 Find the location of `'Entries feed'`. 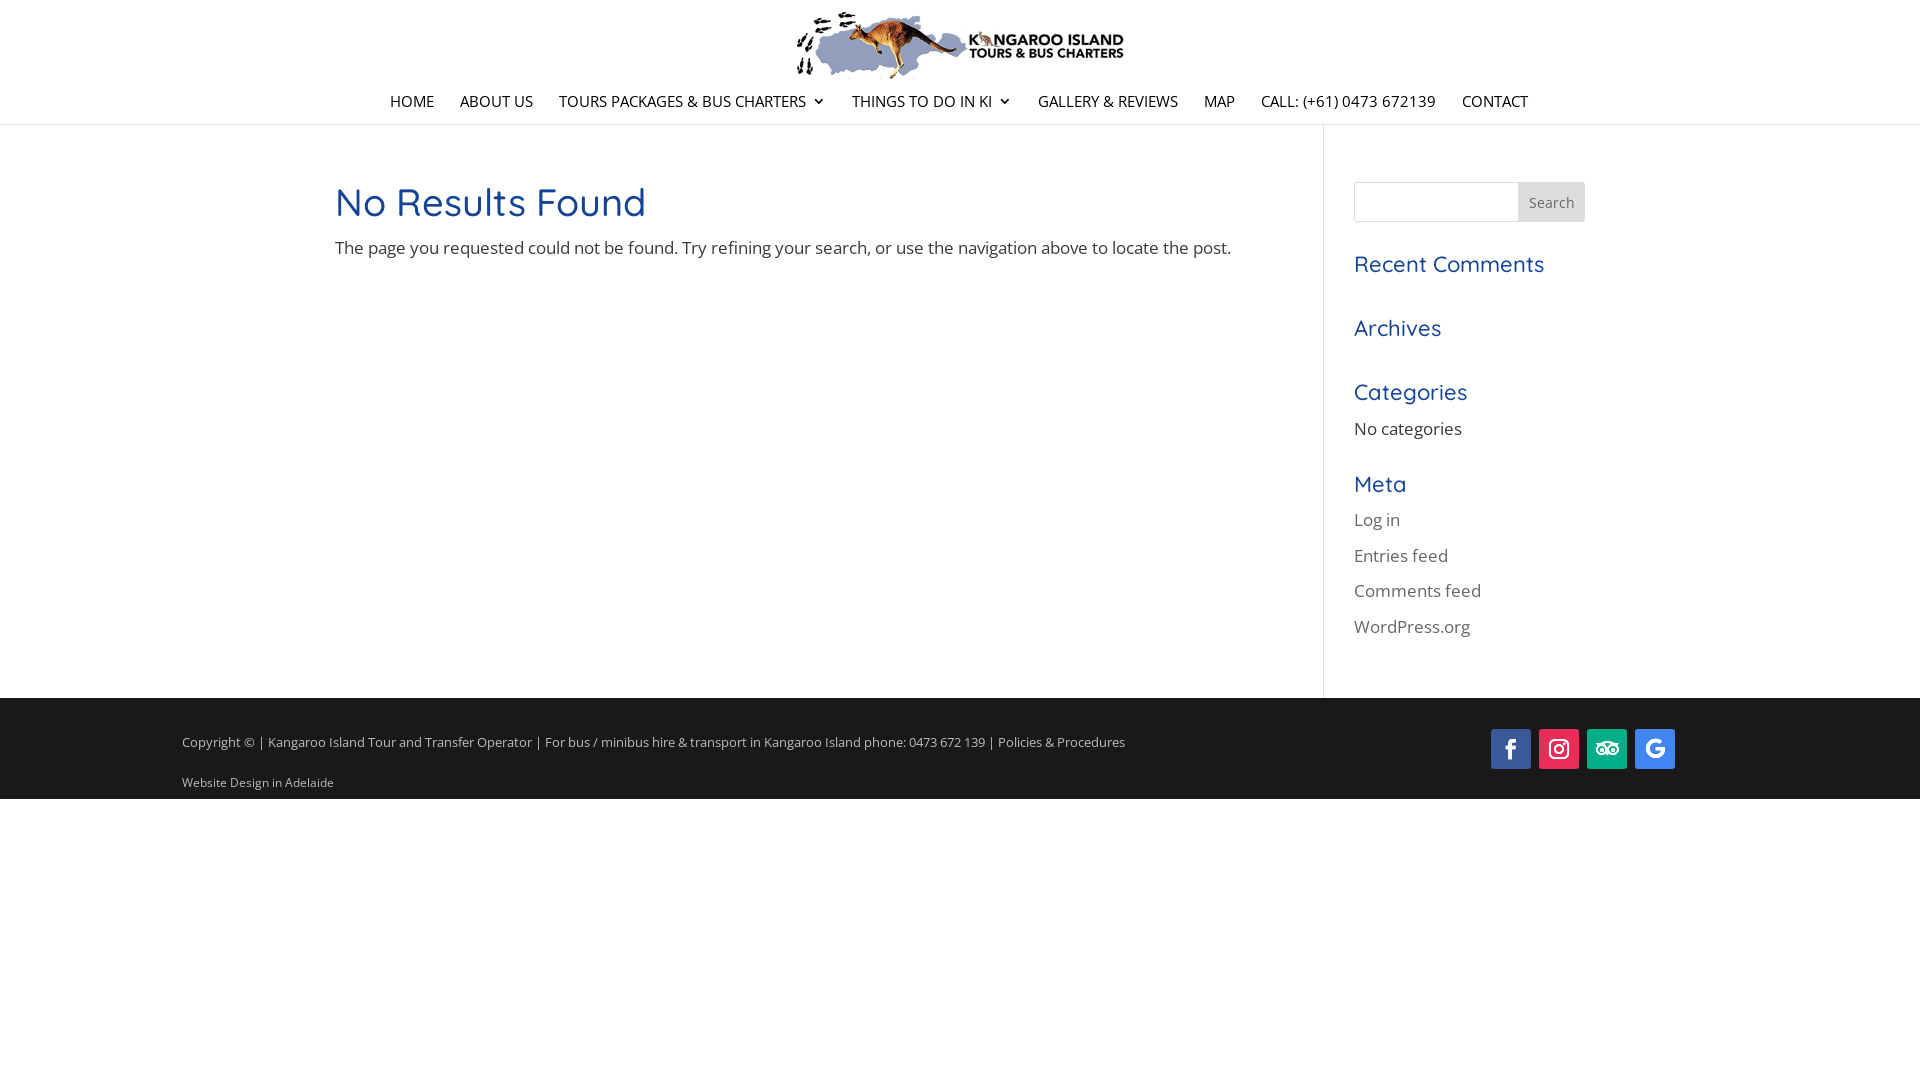

'Entries feed' is located at coordinates (1353, 555).